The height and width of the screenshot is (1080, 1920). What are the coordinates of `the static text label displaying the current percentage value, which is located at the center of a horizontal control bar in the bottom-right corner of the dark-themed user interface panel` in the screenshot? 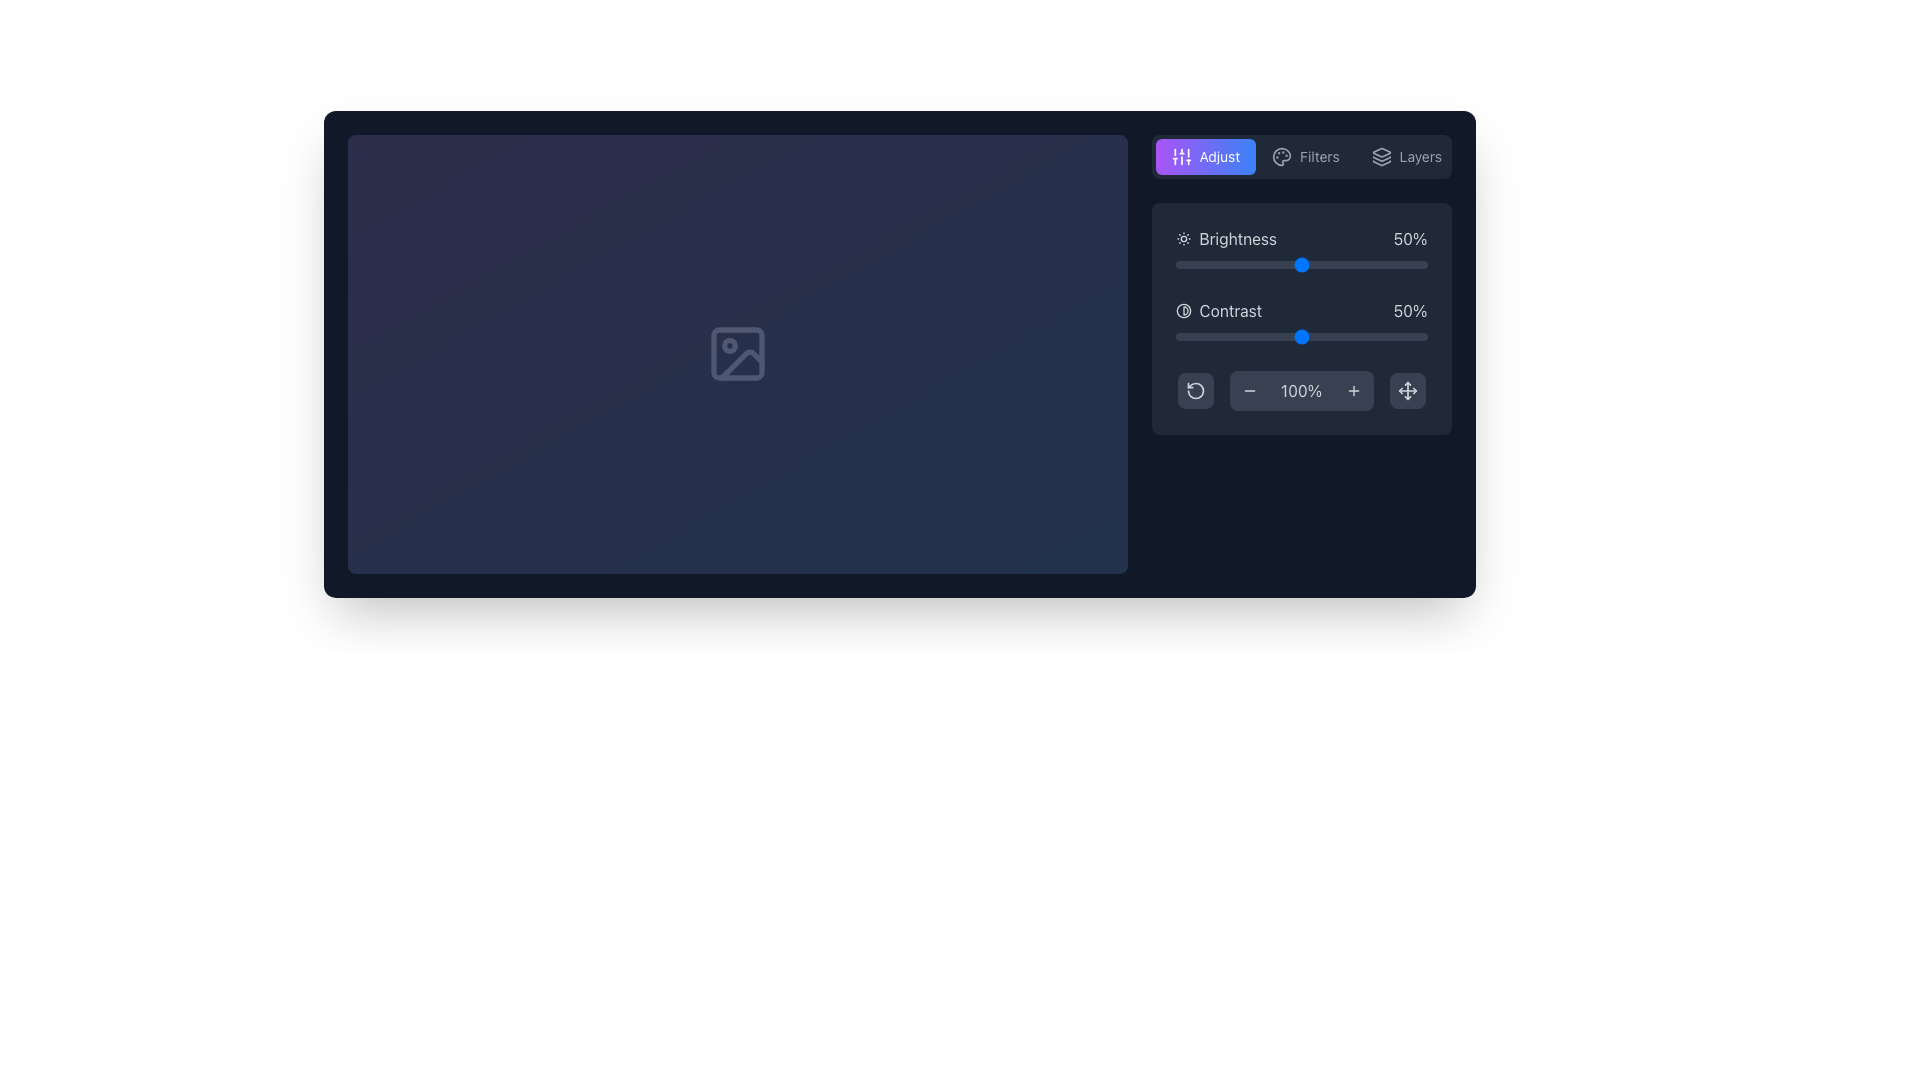 It's located at (1301, 390).